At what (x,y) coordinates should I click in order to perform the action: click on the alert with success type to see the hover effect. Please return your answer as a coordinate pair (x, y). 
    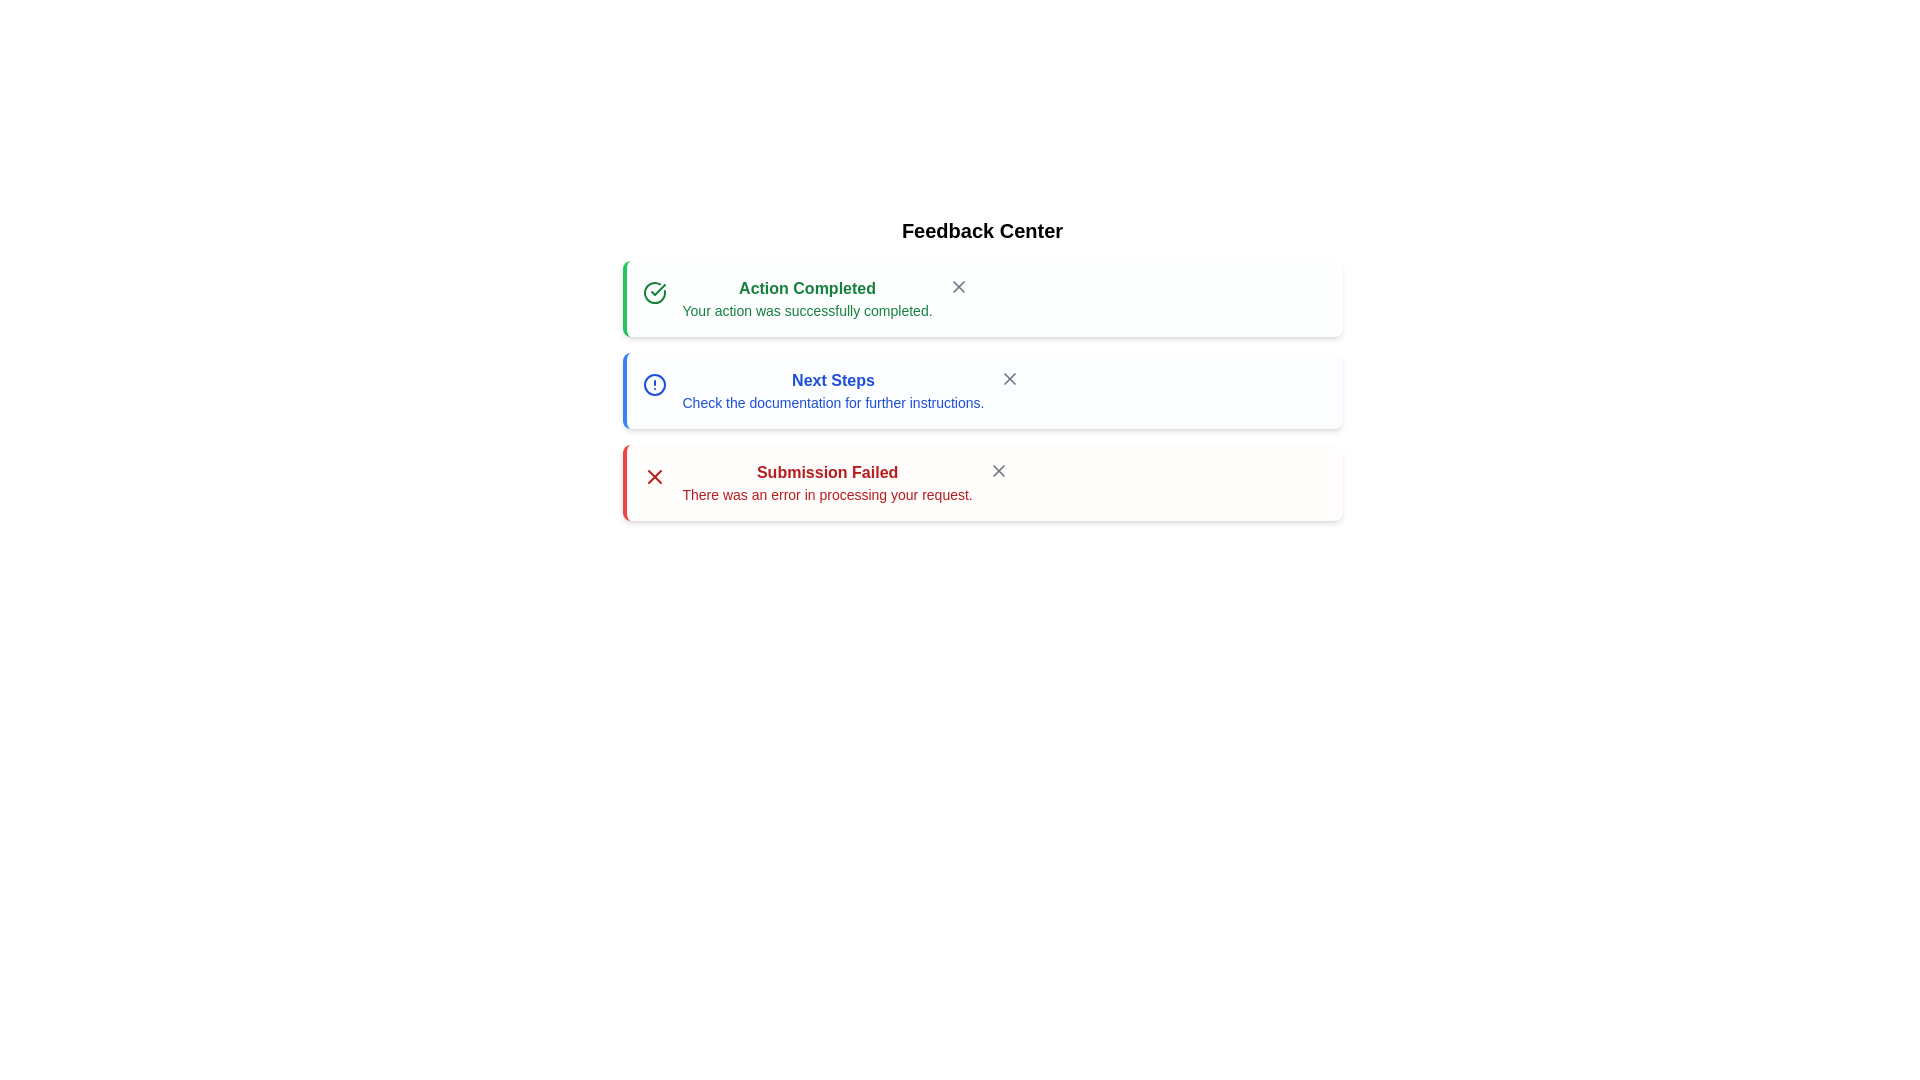
    Looking at the image, I should click on (982, 299).